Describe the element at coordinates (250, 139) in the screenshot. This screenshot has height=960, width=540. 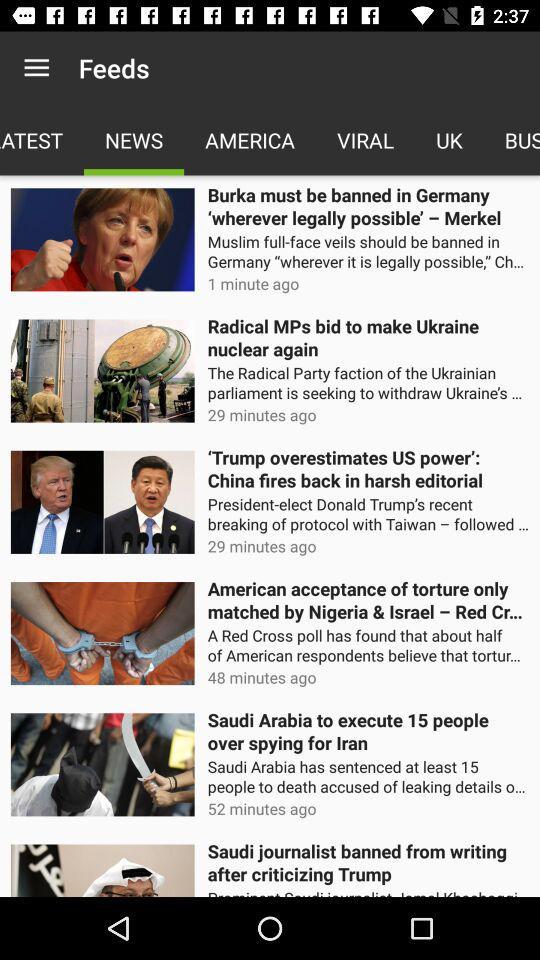
I see `icon to the right of news` at that location.